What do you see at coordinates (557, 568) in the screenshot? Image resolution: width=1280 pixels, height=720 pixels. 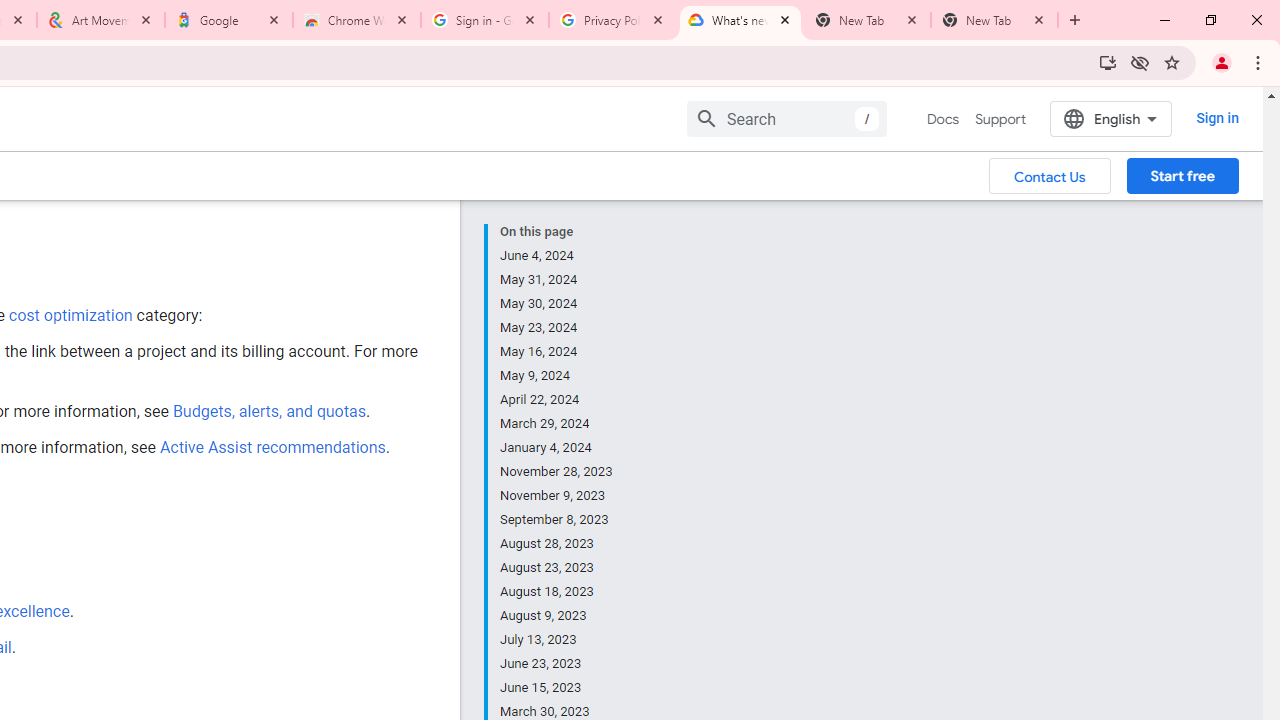 I see `'August 23, 2023'` at bounding box center [557, 568].